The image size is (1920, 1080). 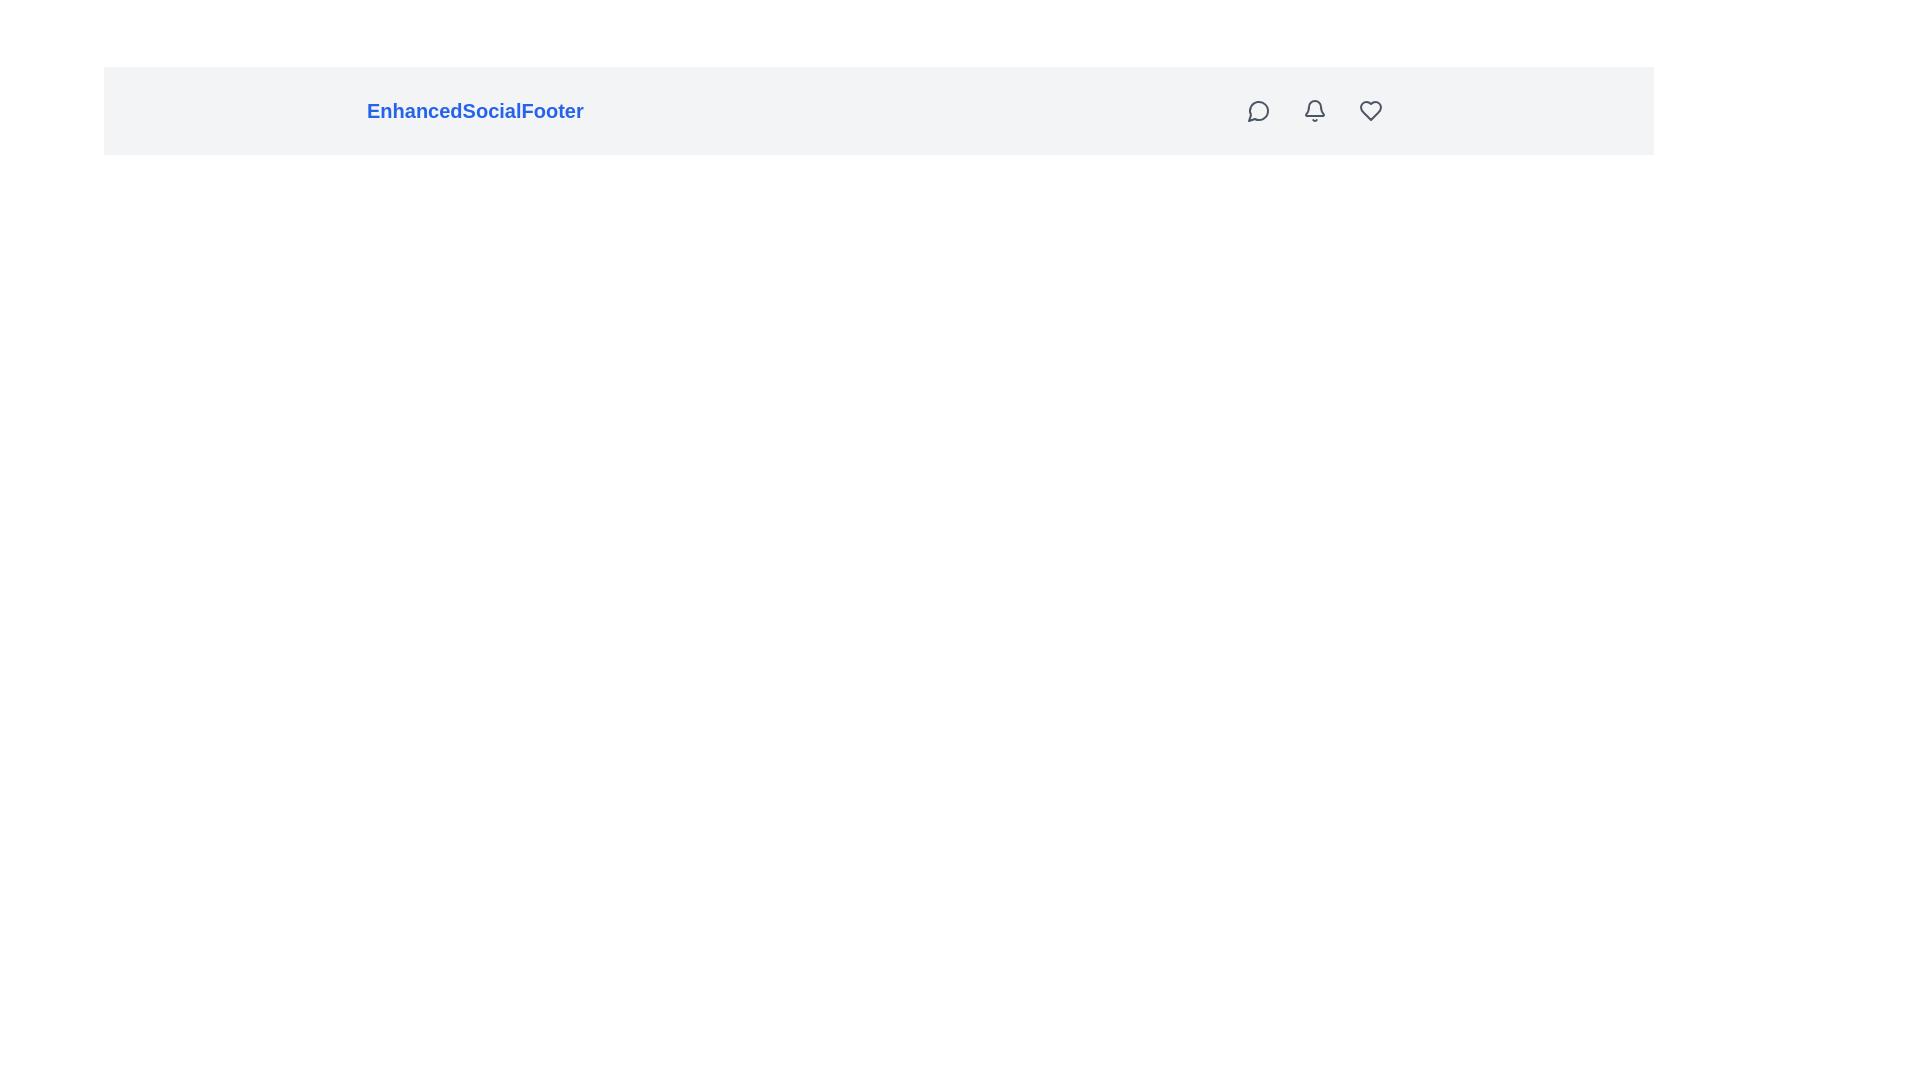 What do you see at coordinates (1315, 111) in the screenshot?
I see `the bell-shaped notification icon styled in dark gray with a light gray background located in the header section, third from the left in a group of four icons` at bounding box center [1315, 111].